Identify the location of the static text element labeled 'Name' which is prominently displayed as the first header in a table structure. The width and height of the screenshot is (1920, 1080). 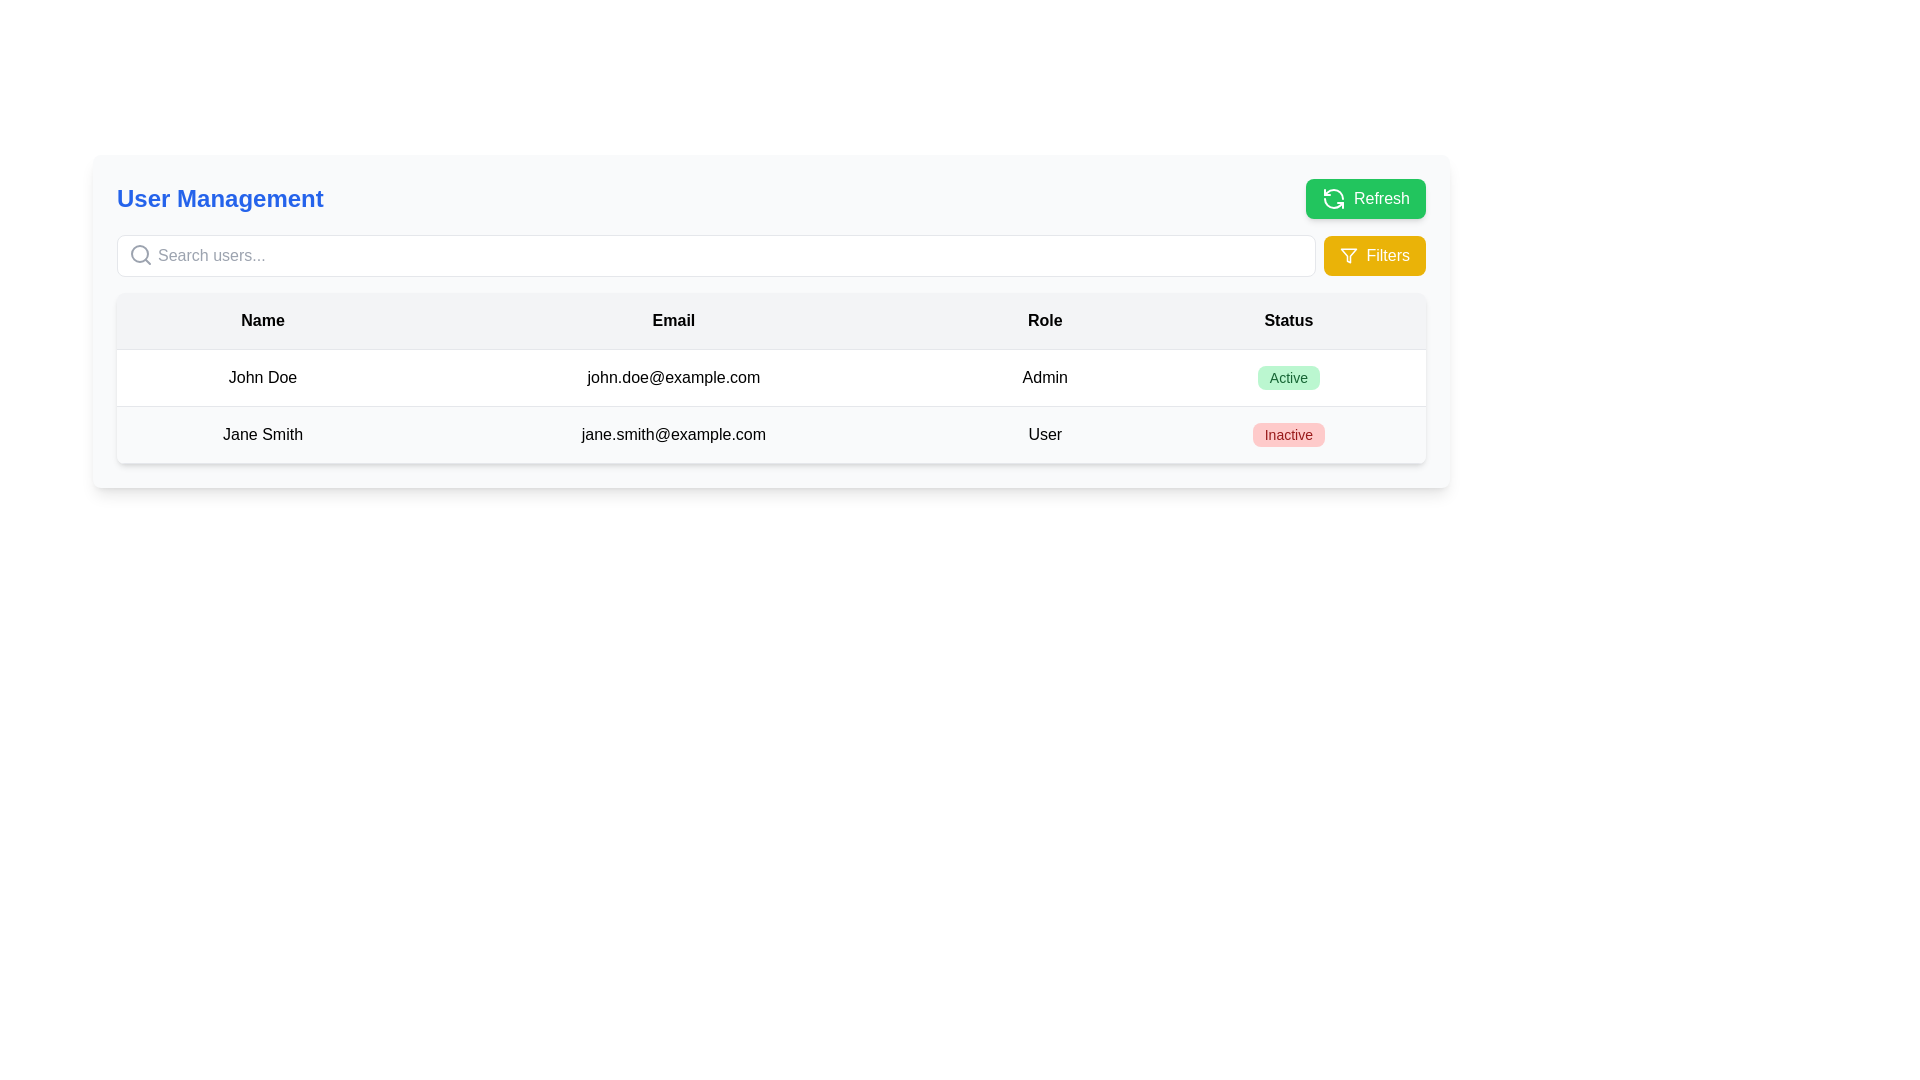
(262, 320).